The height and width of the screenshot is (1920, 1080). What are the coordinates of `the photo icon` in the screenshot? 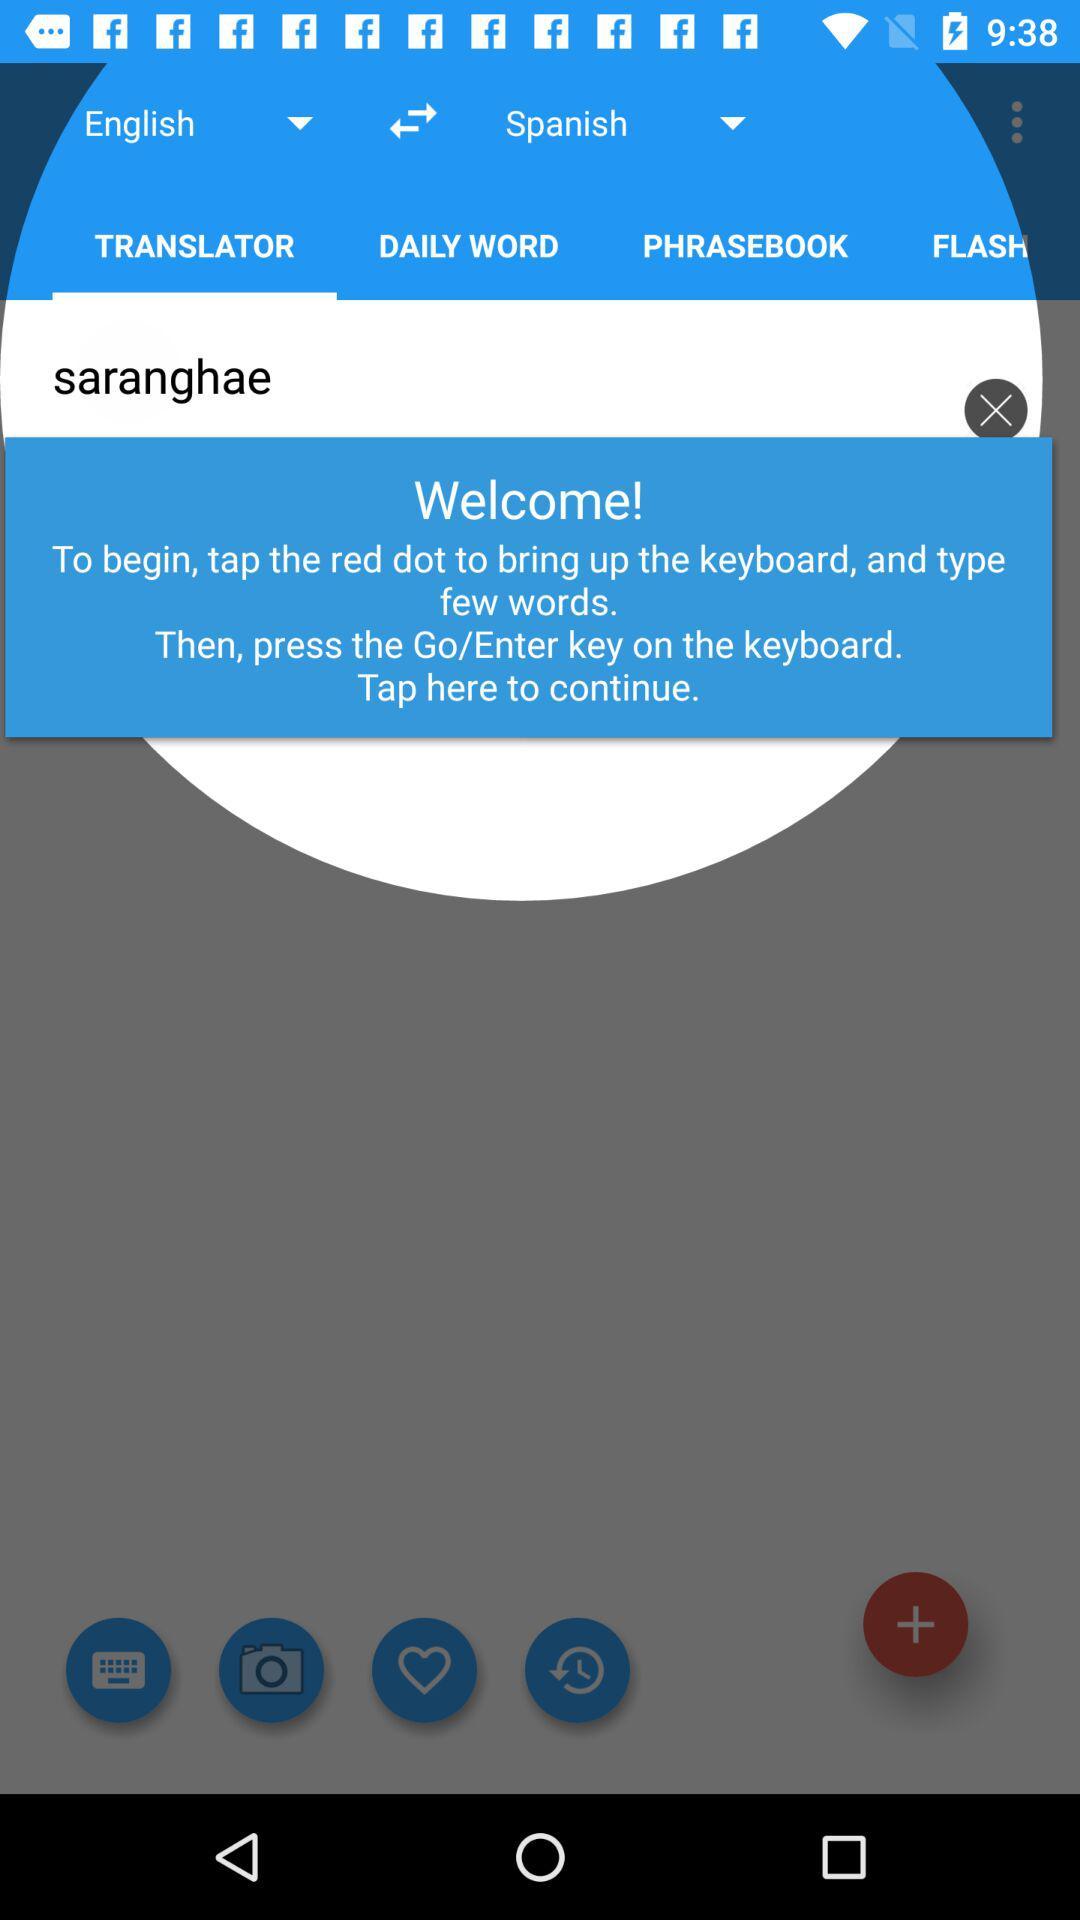 It's located at (271, 1670).